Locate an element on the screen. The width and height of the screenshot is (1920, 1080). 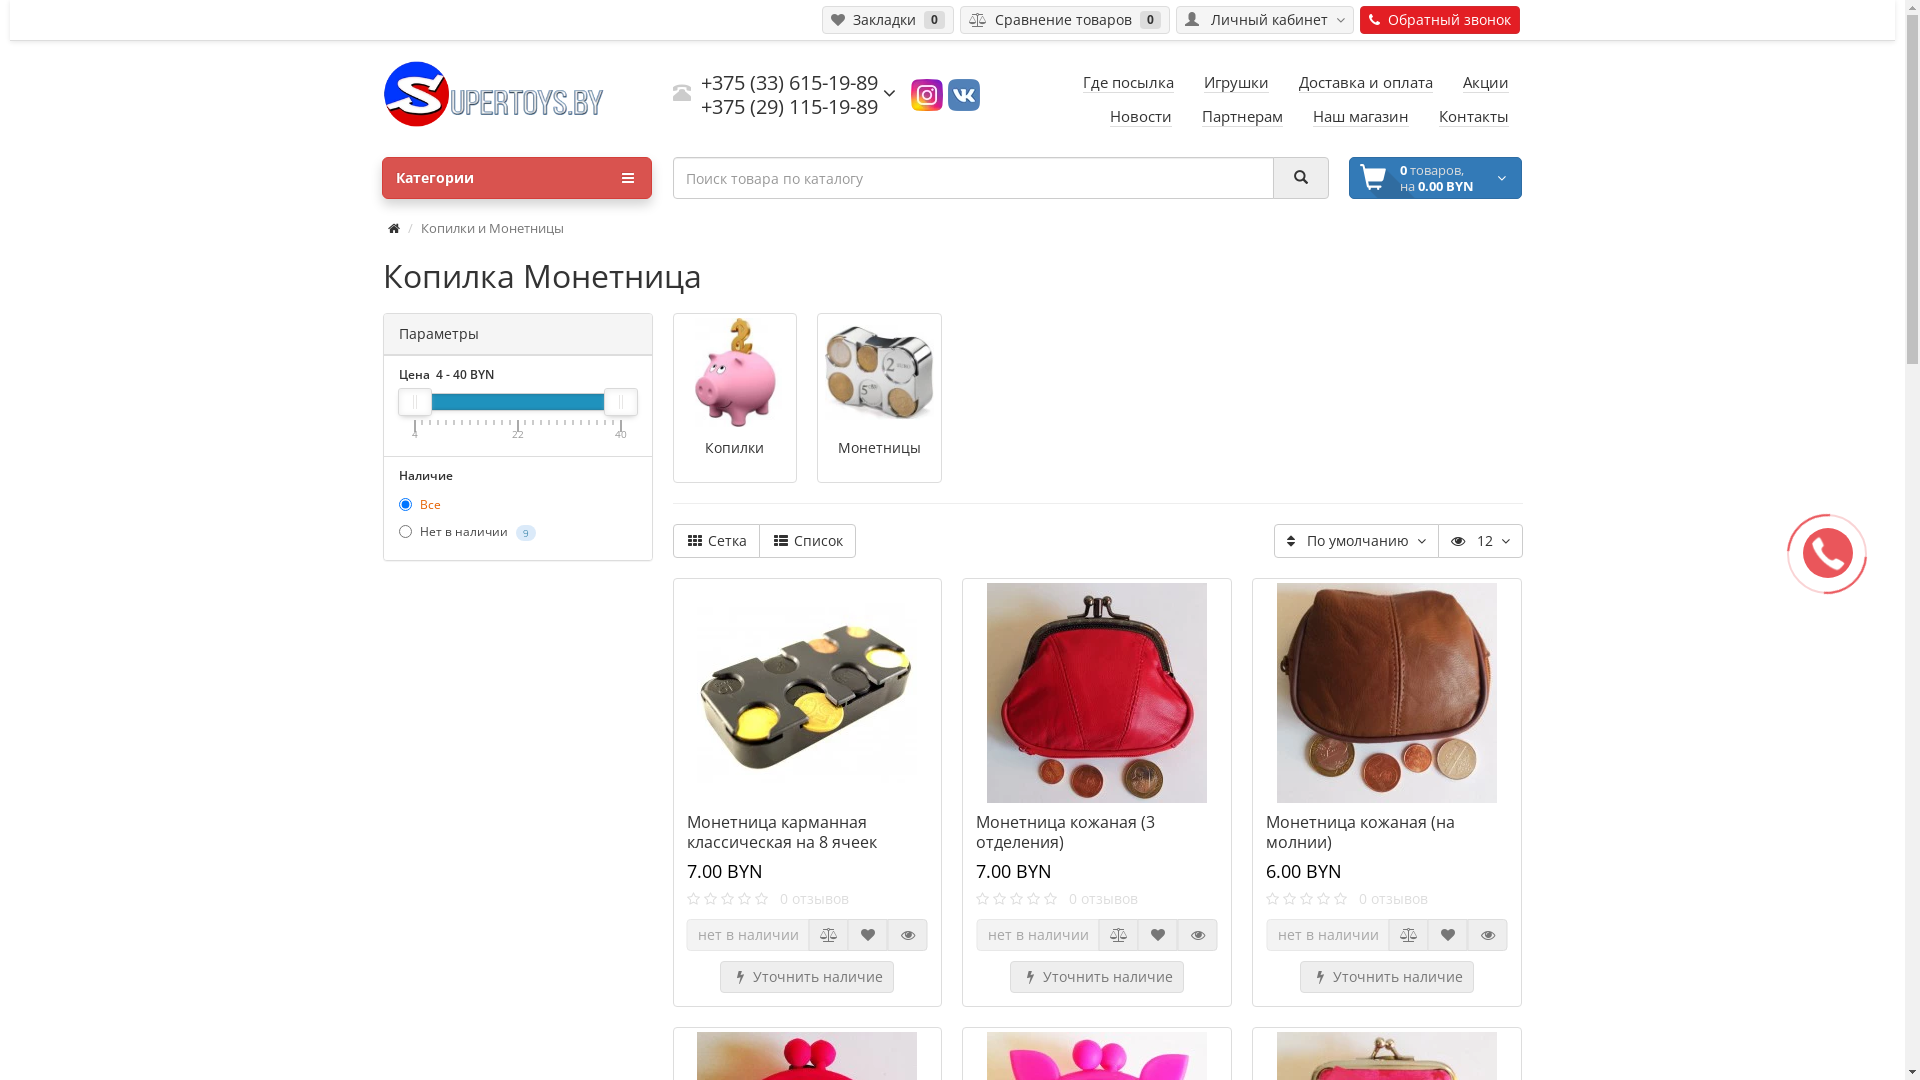
'   12  ' is located at coordinates (1480, 540).